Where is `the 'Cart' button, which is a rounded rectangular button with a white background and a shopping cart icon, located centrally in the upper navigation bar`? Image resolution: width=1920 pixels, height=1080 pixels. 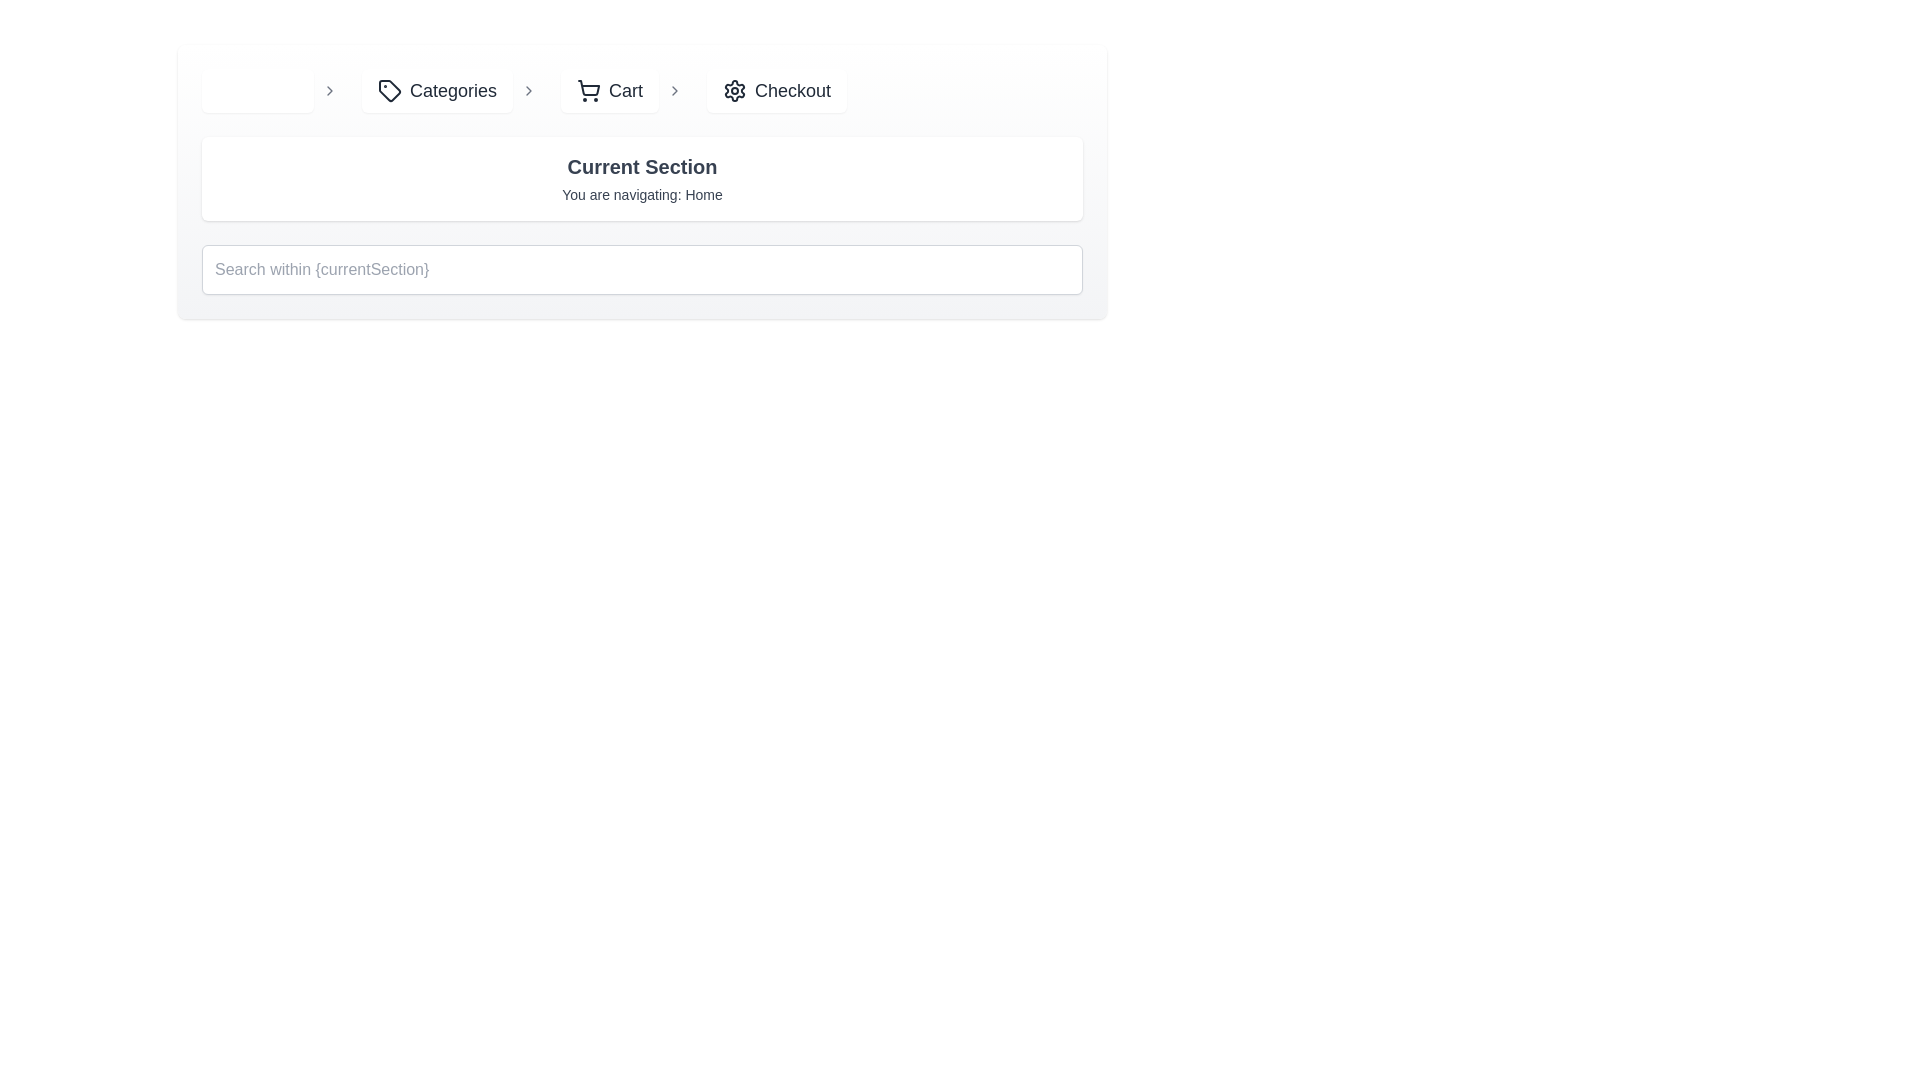 the 'Cart' button, which is a rounded rectangular button with a white background and a shopping cart icon, located centrally in the upper navigation bar is located at coordinates (608, 91).